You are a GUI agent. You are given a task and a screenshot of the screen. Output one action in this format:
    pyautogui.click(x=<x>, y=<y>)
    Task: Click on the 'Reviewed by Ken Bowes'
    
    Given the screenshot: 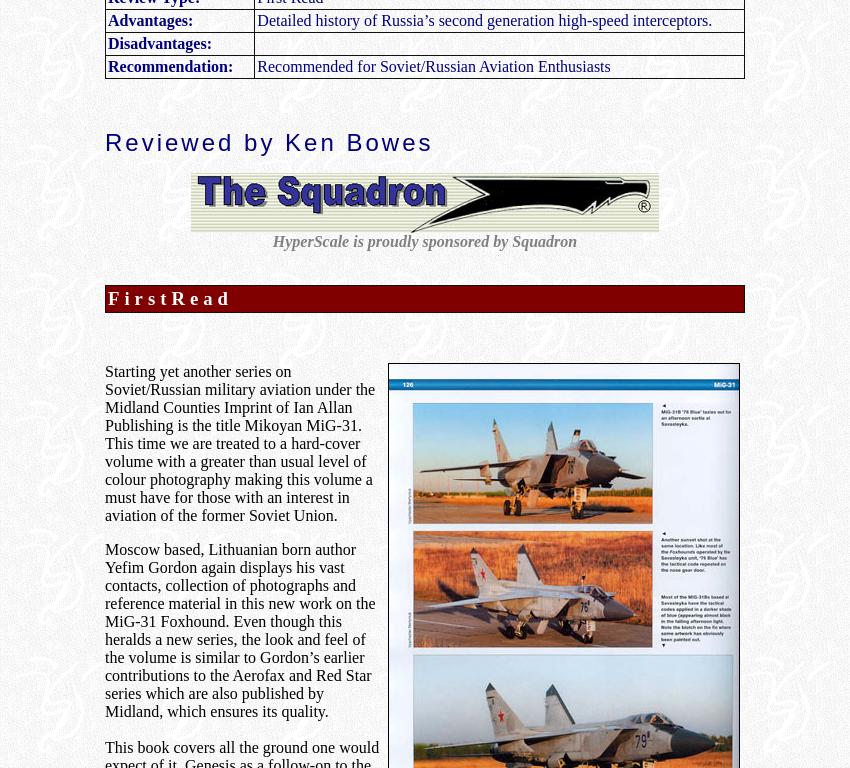 What is the action you would take?
    pyautogui.click(x=268, y=141)
    